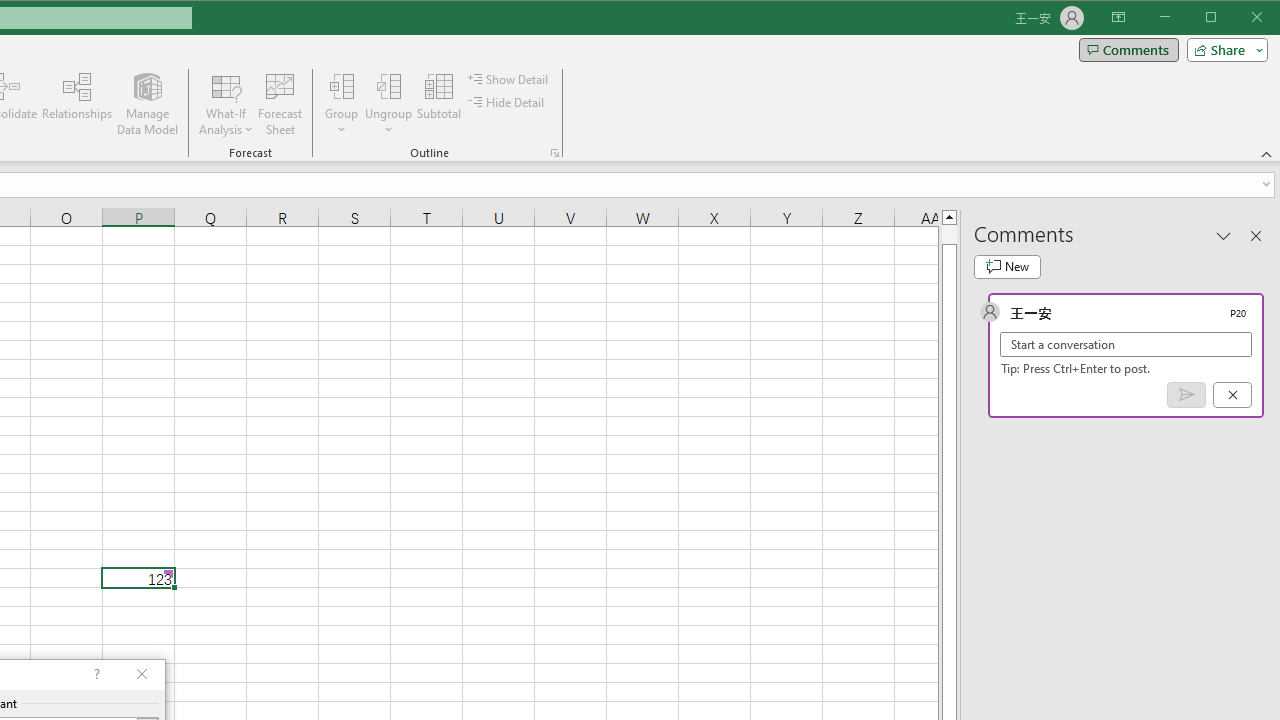 This screenshot has width=1280, height=720. What do you see at coordinates (948, 233) in the screenshot?
I see `'Page up'` at bounding box center [948, 233].